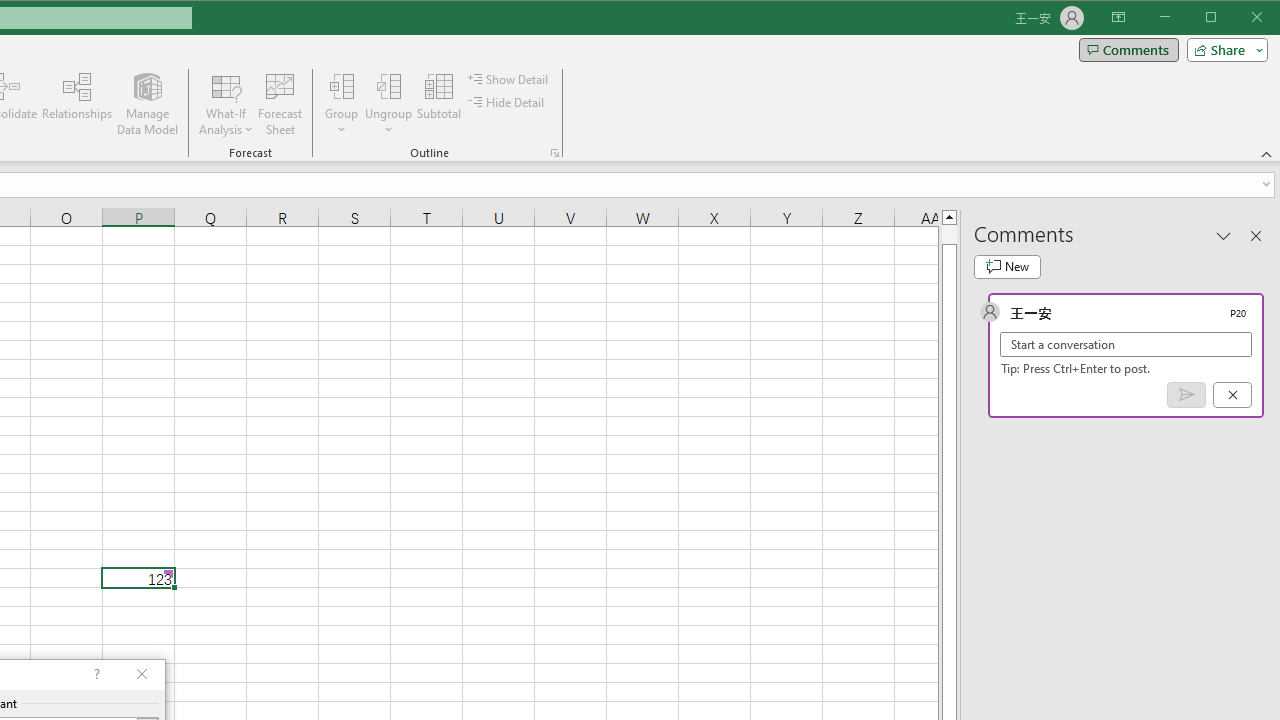 This screenshot has width=1280, height=720. What do you see at coordinates (948, 233) in the screenshot?
I see `'Page up'` at bounding box center [948, 233].